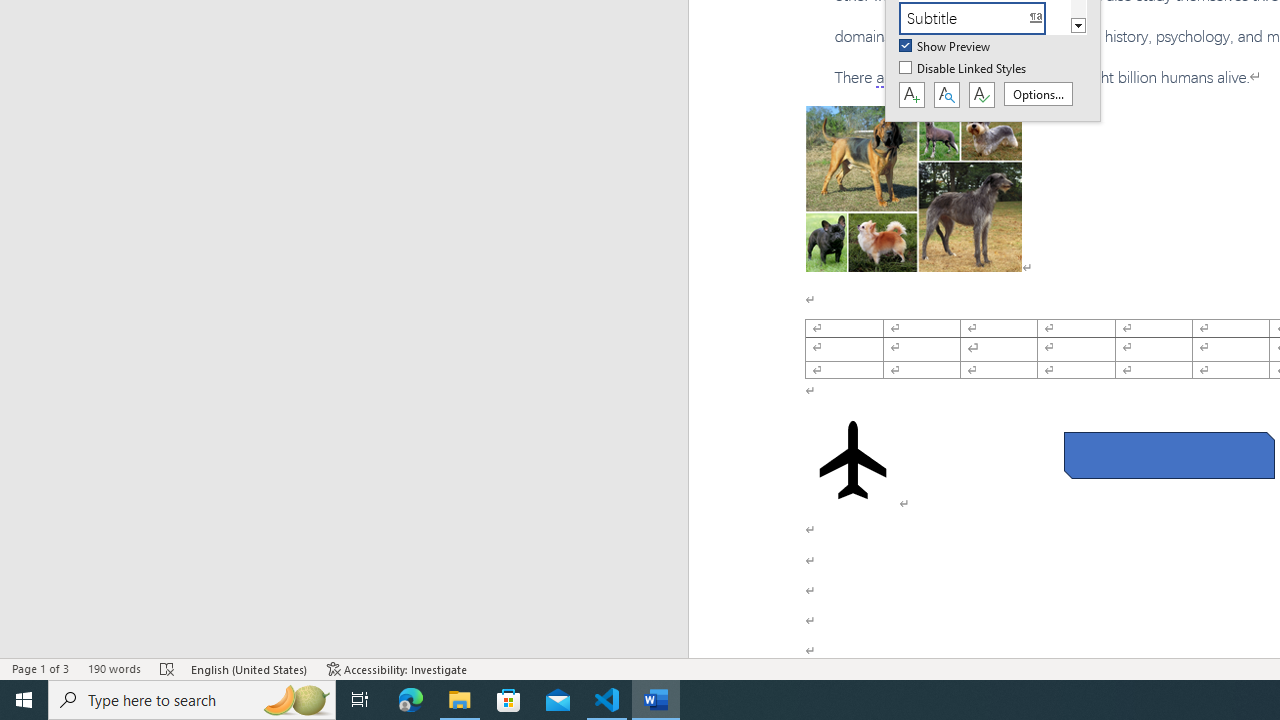 The image size is (1280, 720). I want to click on 'Disable Linked Styles', so click(964, 68).